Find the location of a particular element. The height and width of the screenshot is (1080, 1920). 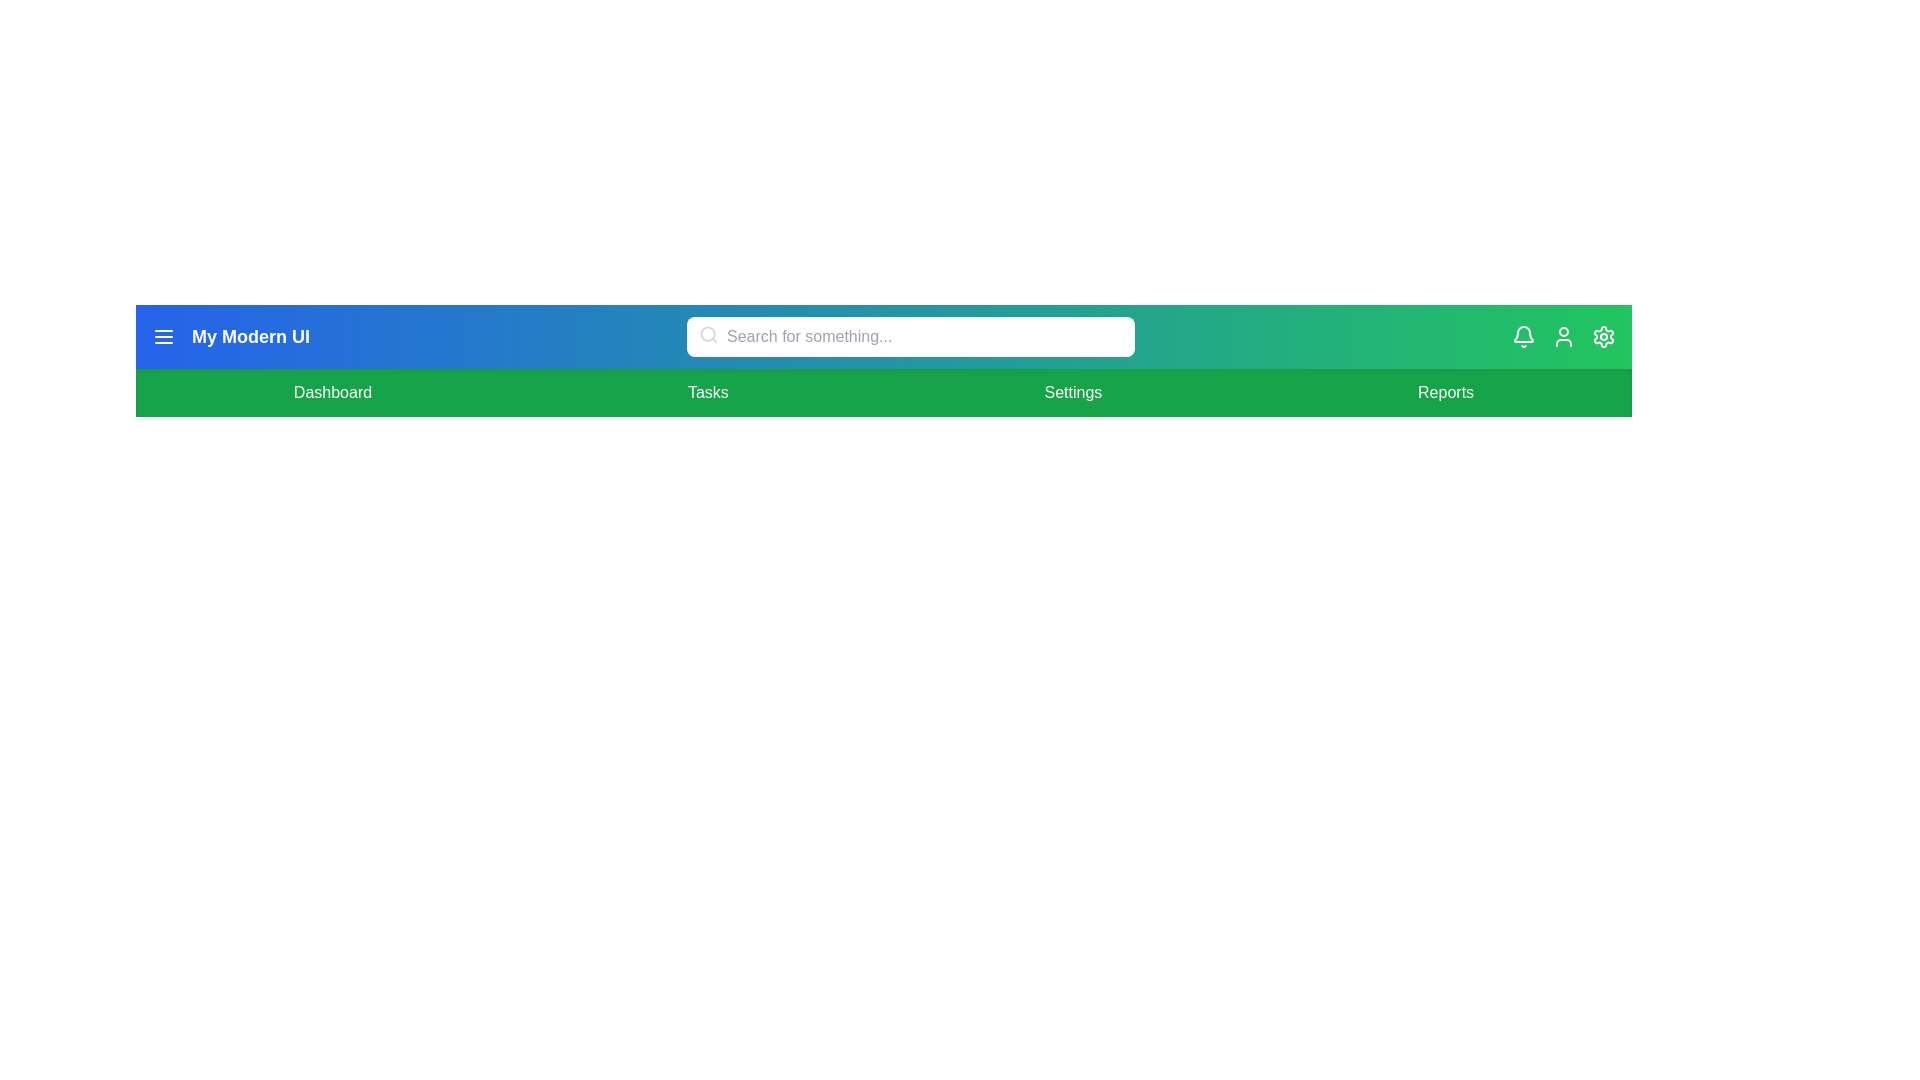

the menu item Settings to navigate to the corresponding section is located at coordinates (1072, 393).